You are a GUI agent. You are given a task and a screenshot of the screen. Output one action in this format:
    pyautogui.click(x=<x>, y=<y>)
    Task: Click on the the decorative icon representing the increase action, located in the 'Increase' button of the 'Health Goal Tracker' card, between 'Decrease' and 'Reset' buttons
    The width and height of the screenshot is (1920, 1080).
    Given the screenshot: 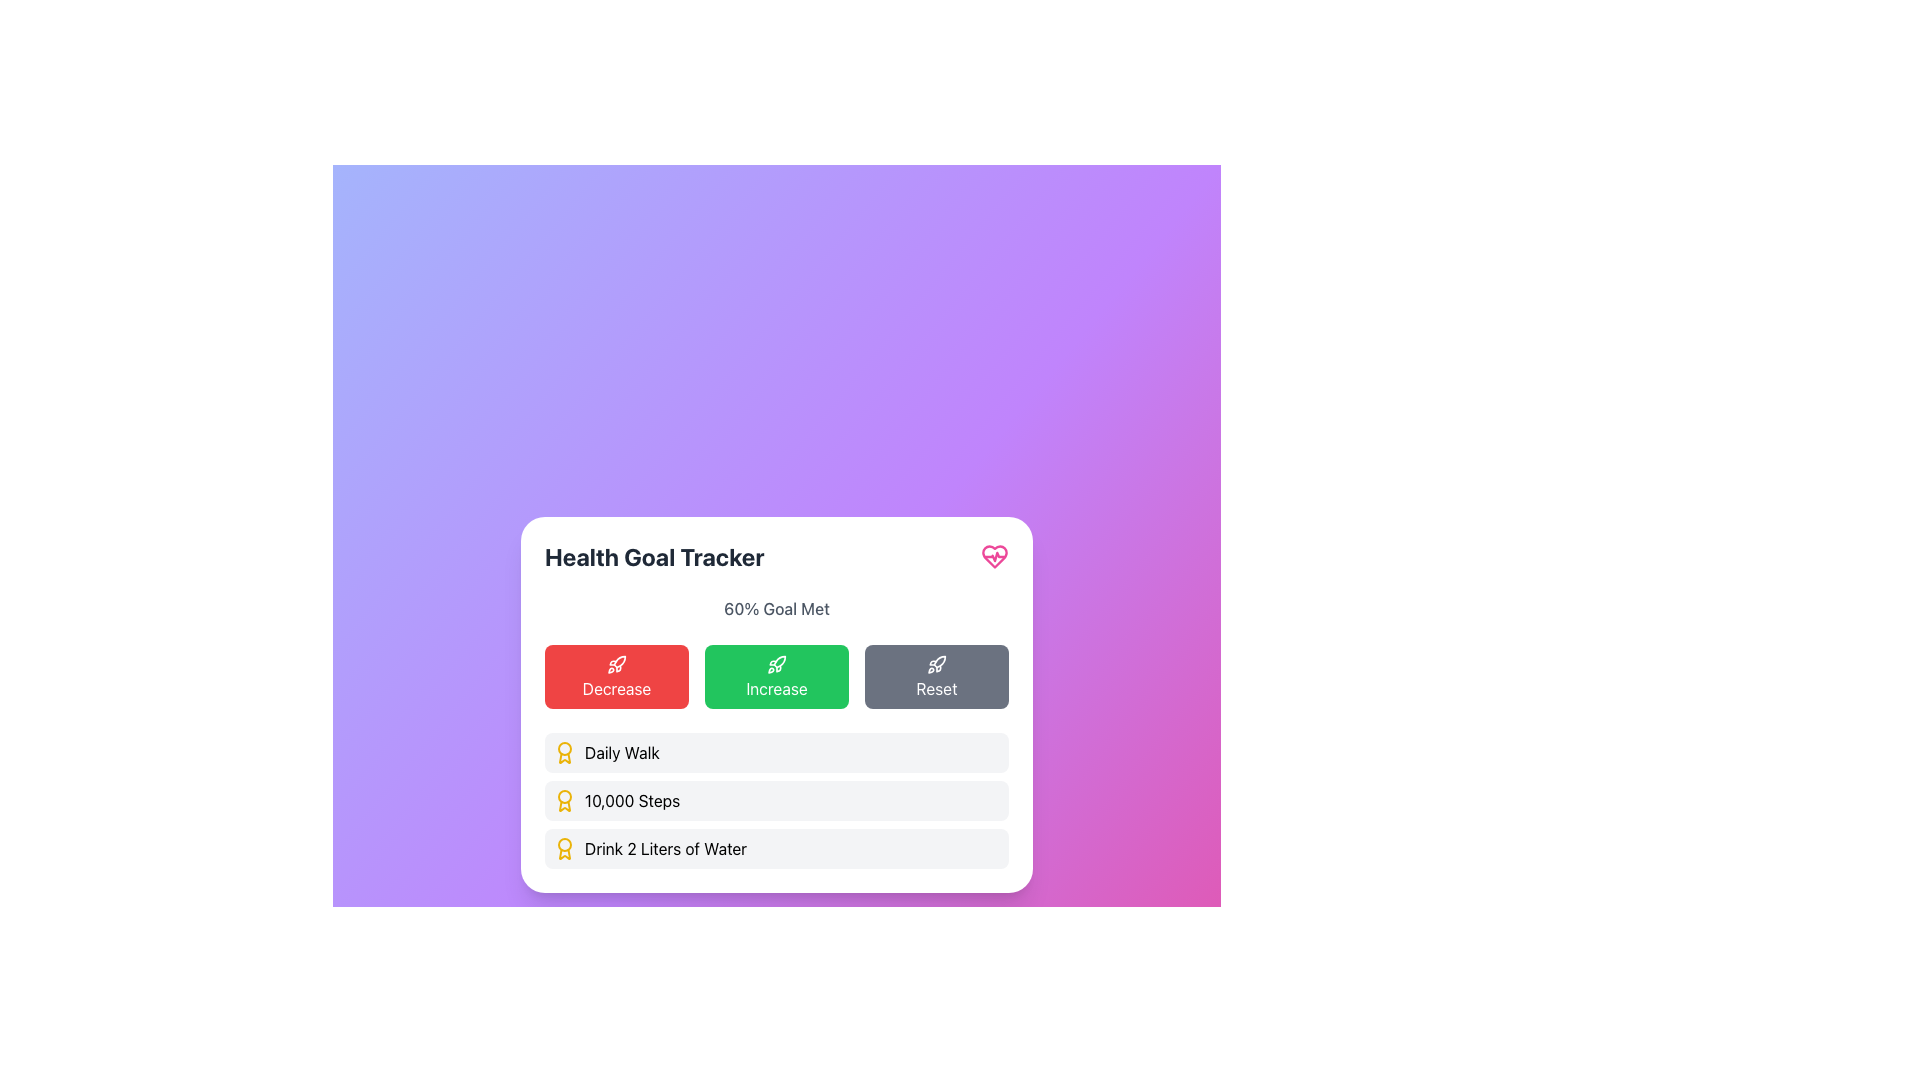 What is the action you would take?
    pyautogui.click(x=776, y=664)
    